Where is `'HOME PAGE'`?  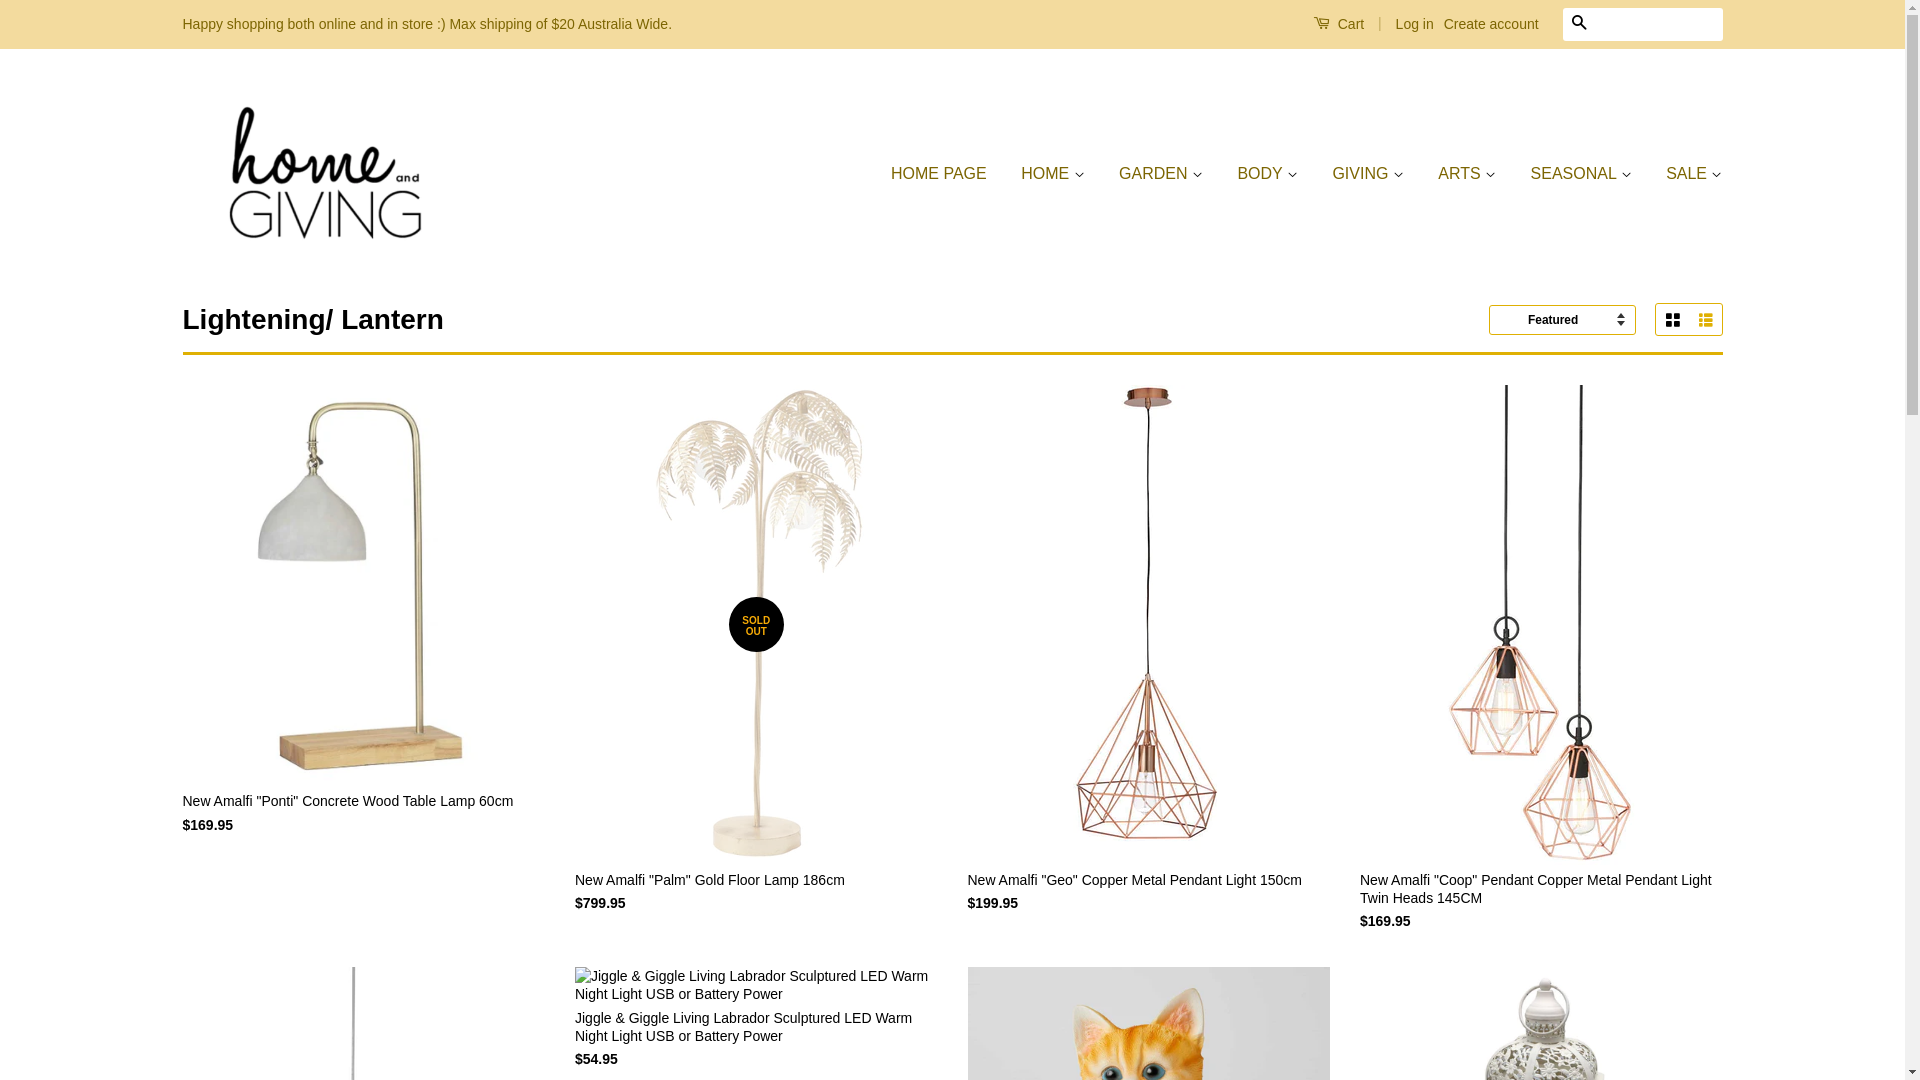
'HOME PAGE' is located at coordinates (945, 173).